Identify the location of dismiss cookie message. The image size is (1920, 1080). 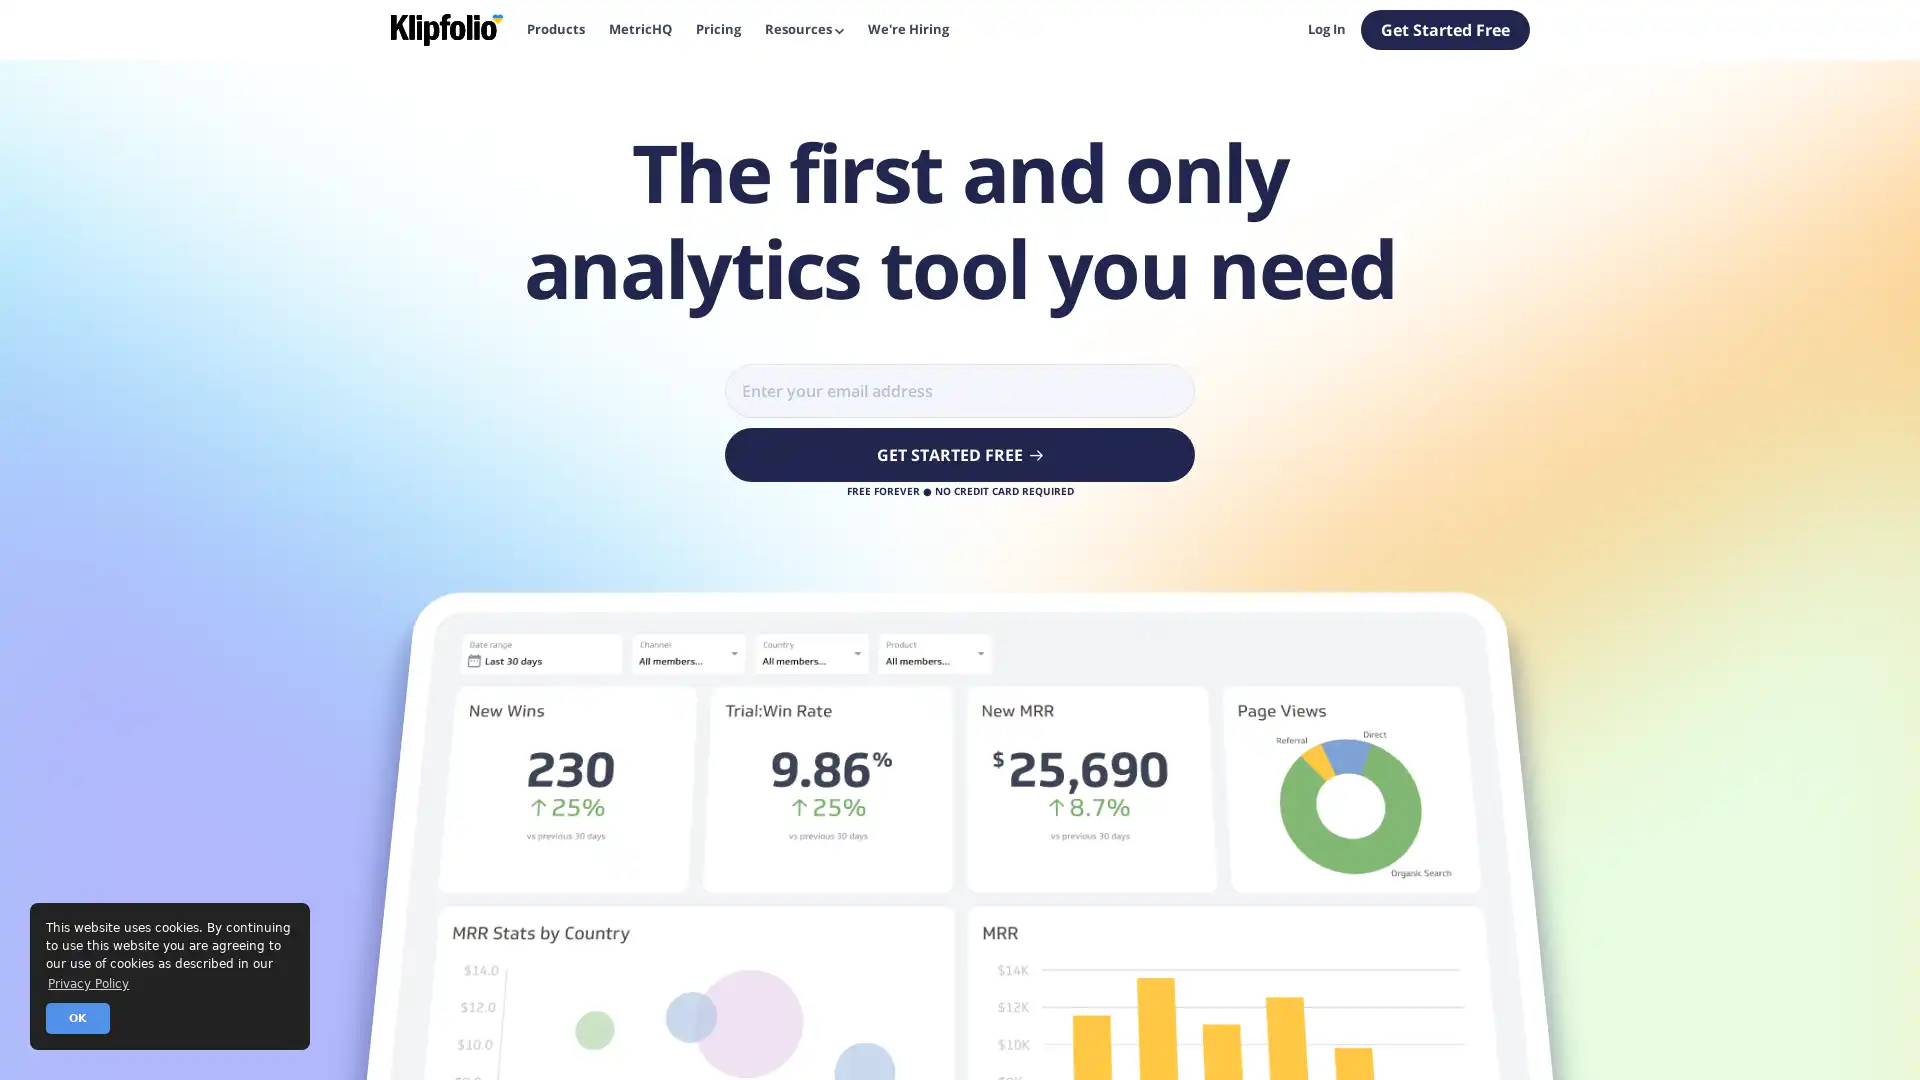
(77, 1018).